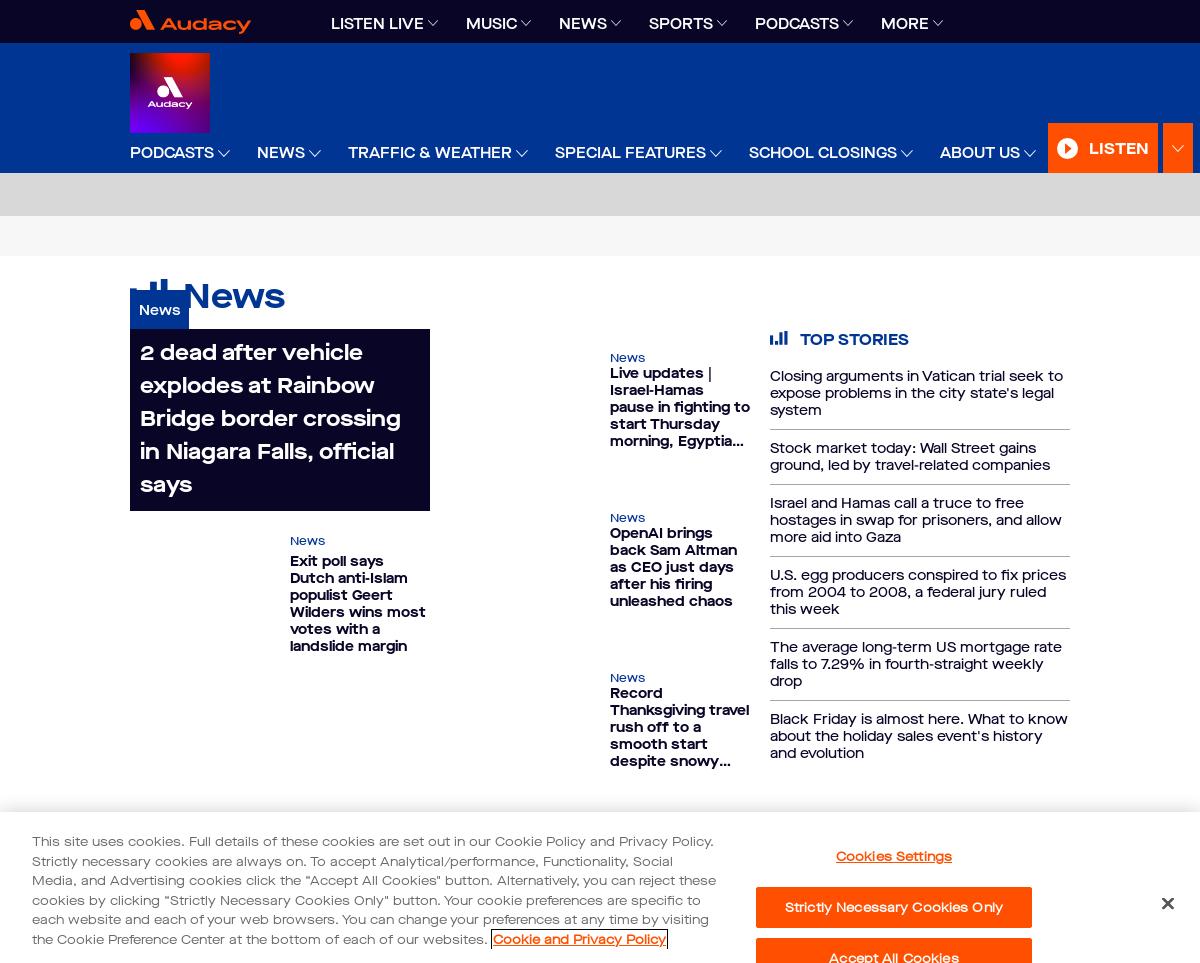 This screenshot has width=1200, height=963. What do you see at coordinates (918, 735) in the screenshot?
I see `'Black Friday is almost here. What to know about the holiday sales event's history and evolution'` at bounding box center [918, 735].